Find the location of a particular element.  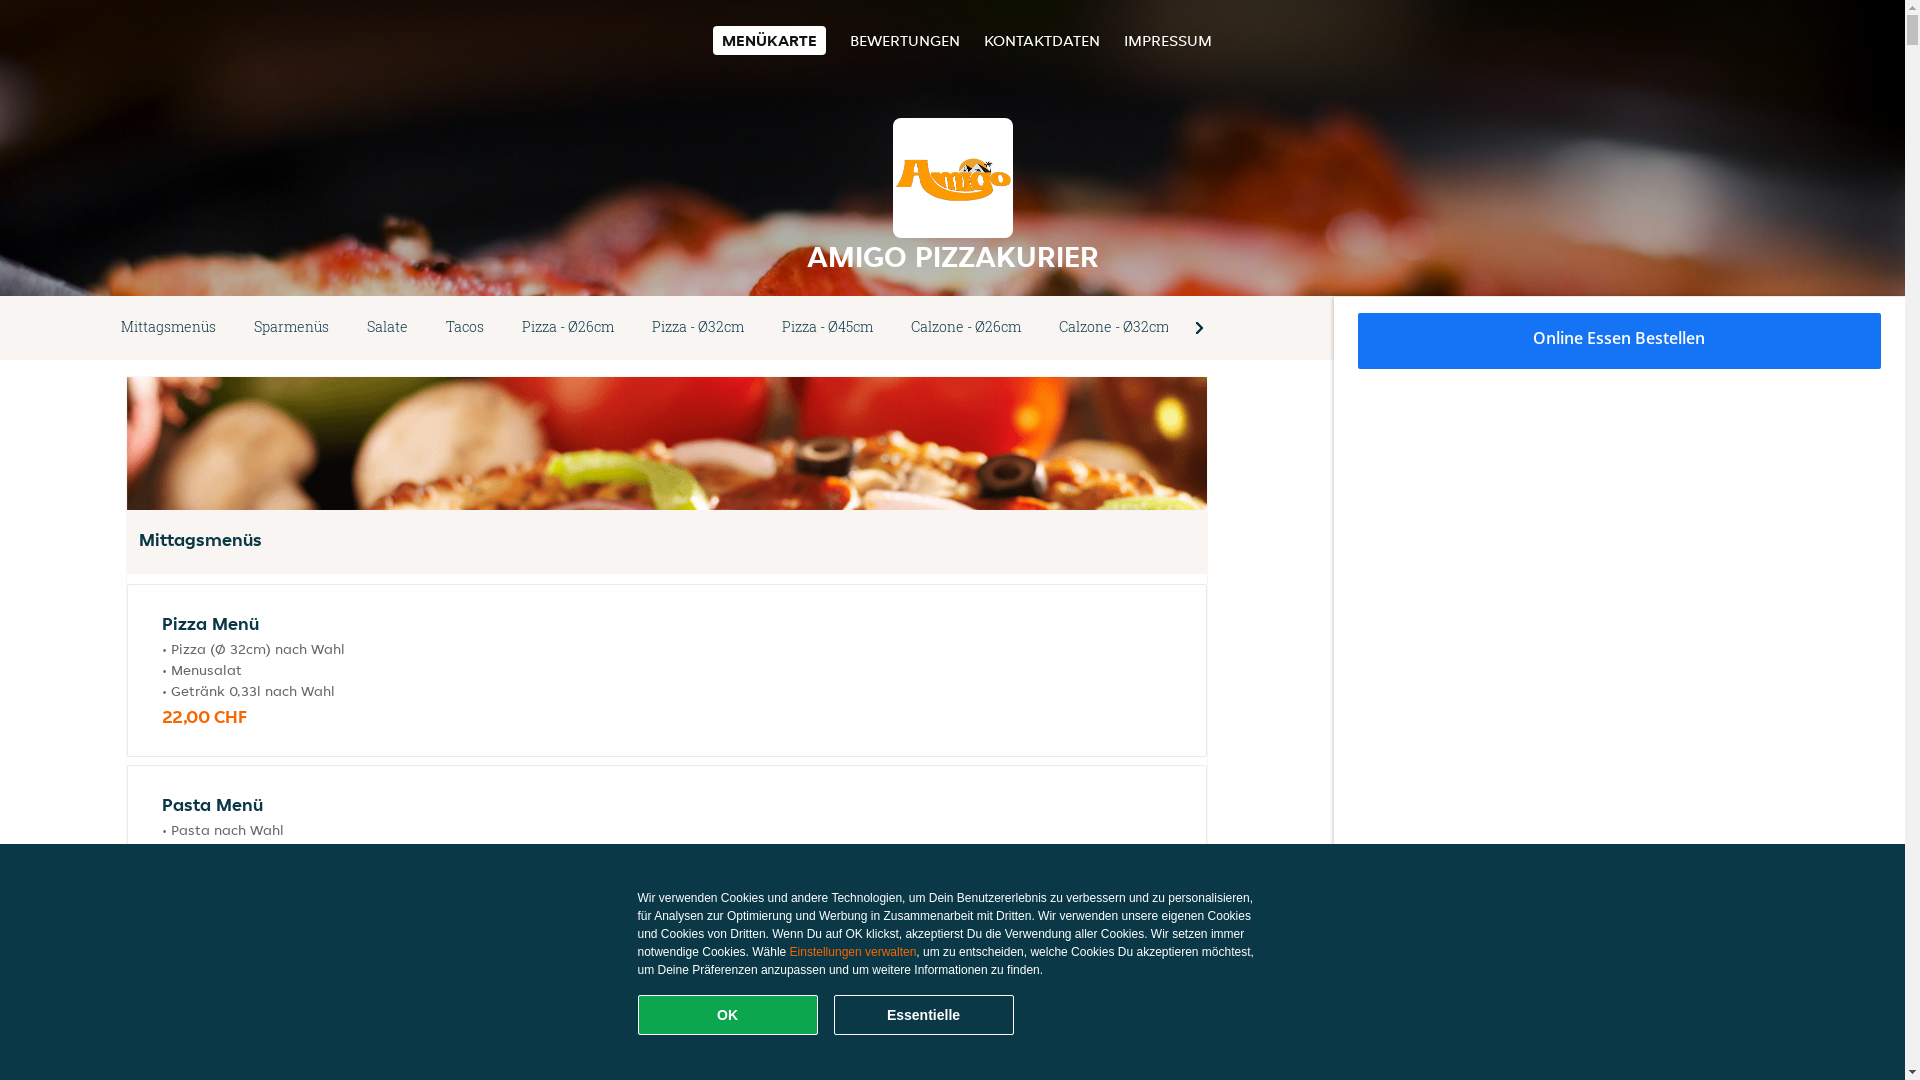

'Tacos' is located at coordinates (464, 326).